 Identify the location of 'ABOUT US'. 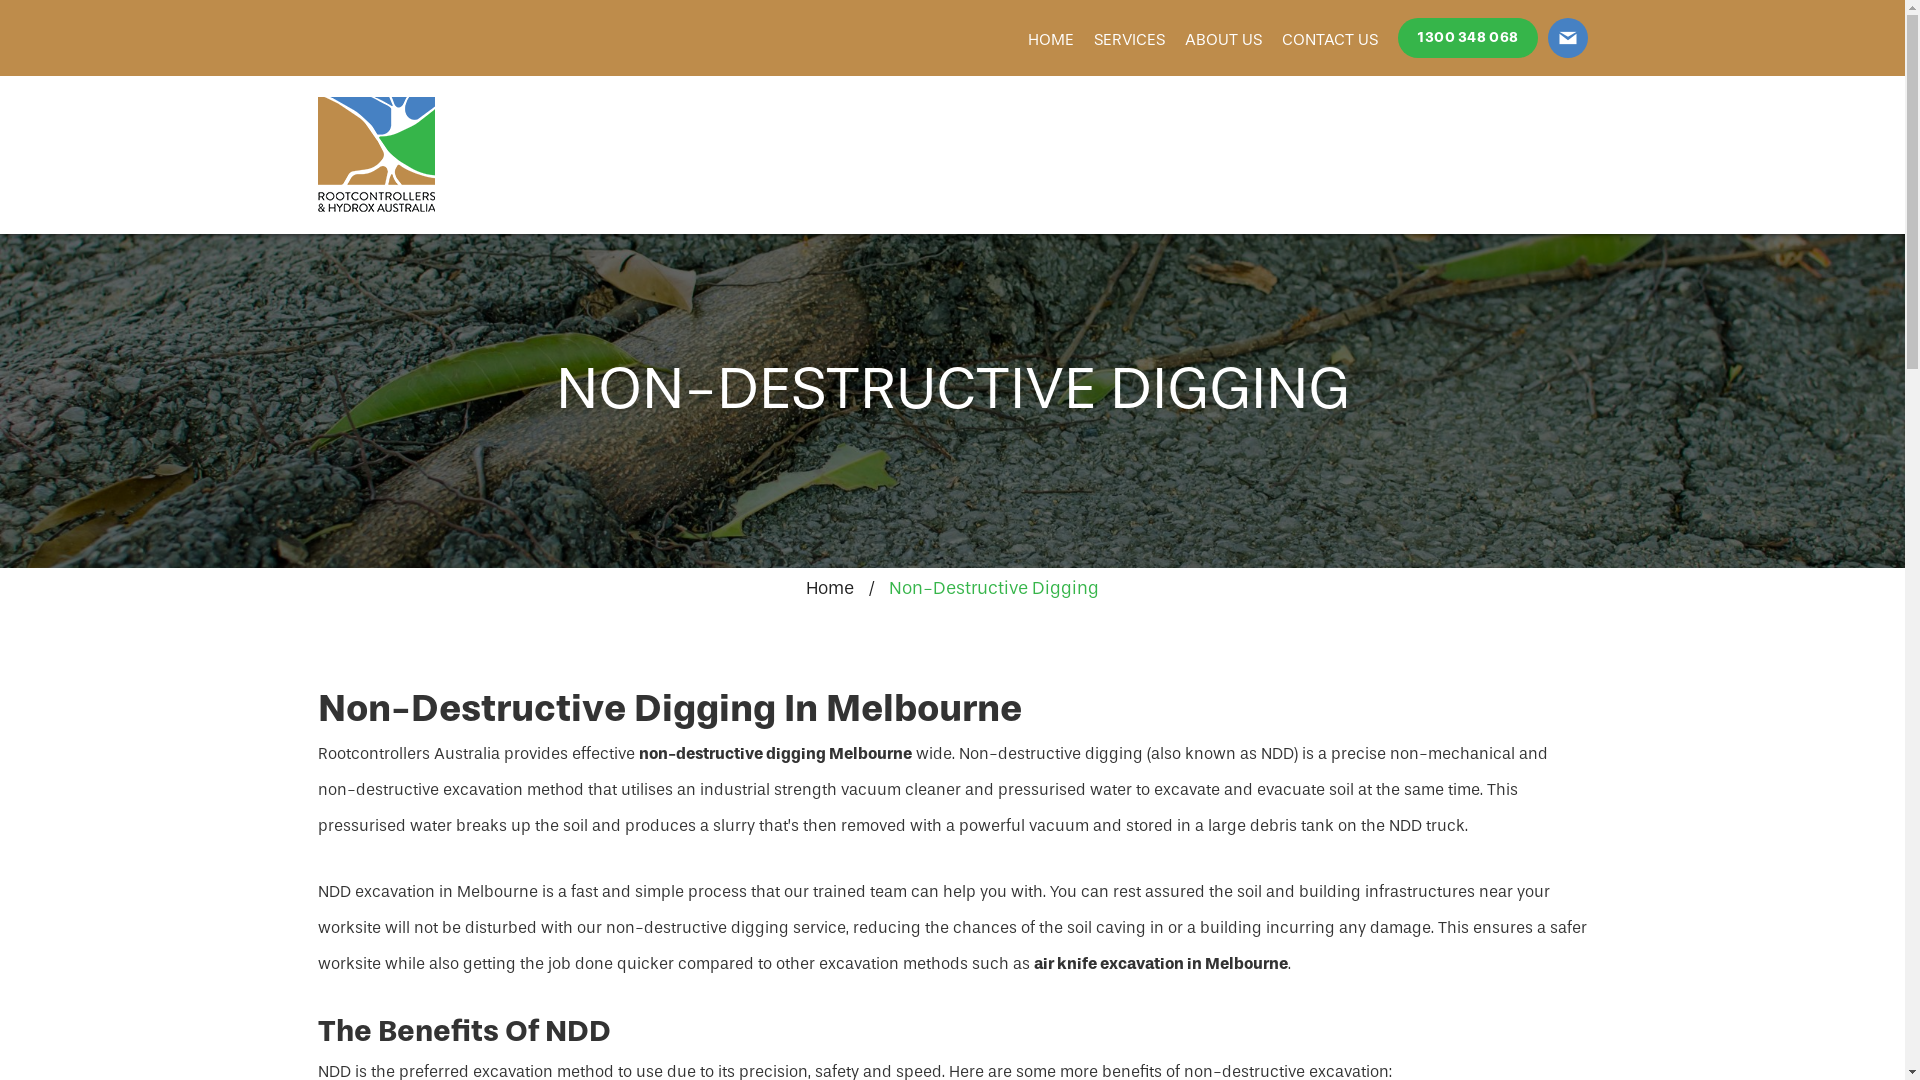
(1184, 38).